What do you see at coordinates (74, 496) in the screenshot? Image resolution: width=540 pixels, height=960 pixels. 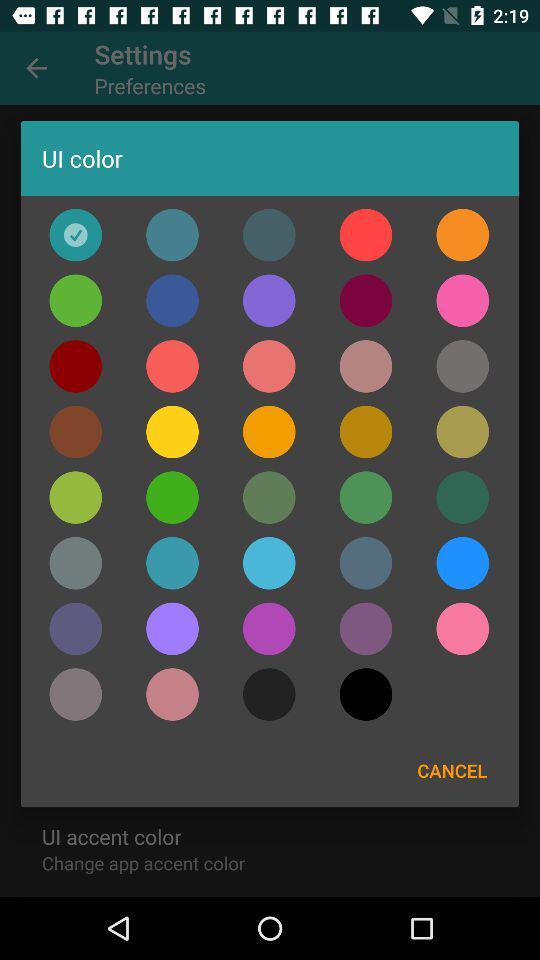 I see `color` at bounding box center [74, 496].